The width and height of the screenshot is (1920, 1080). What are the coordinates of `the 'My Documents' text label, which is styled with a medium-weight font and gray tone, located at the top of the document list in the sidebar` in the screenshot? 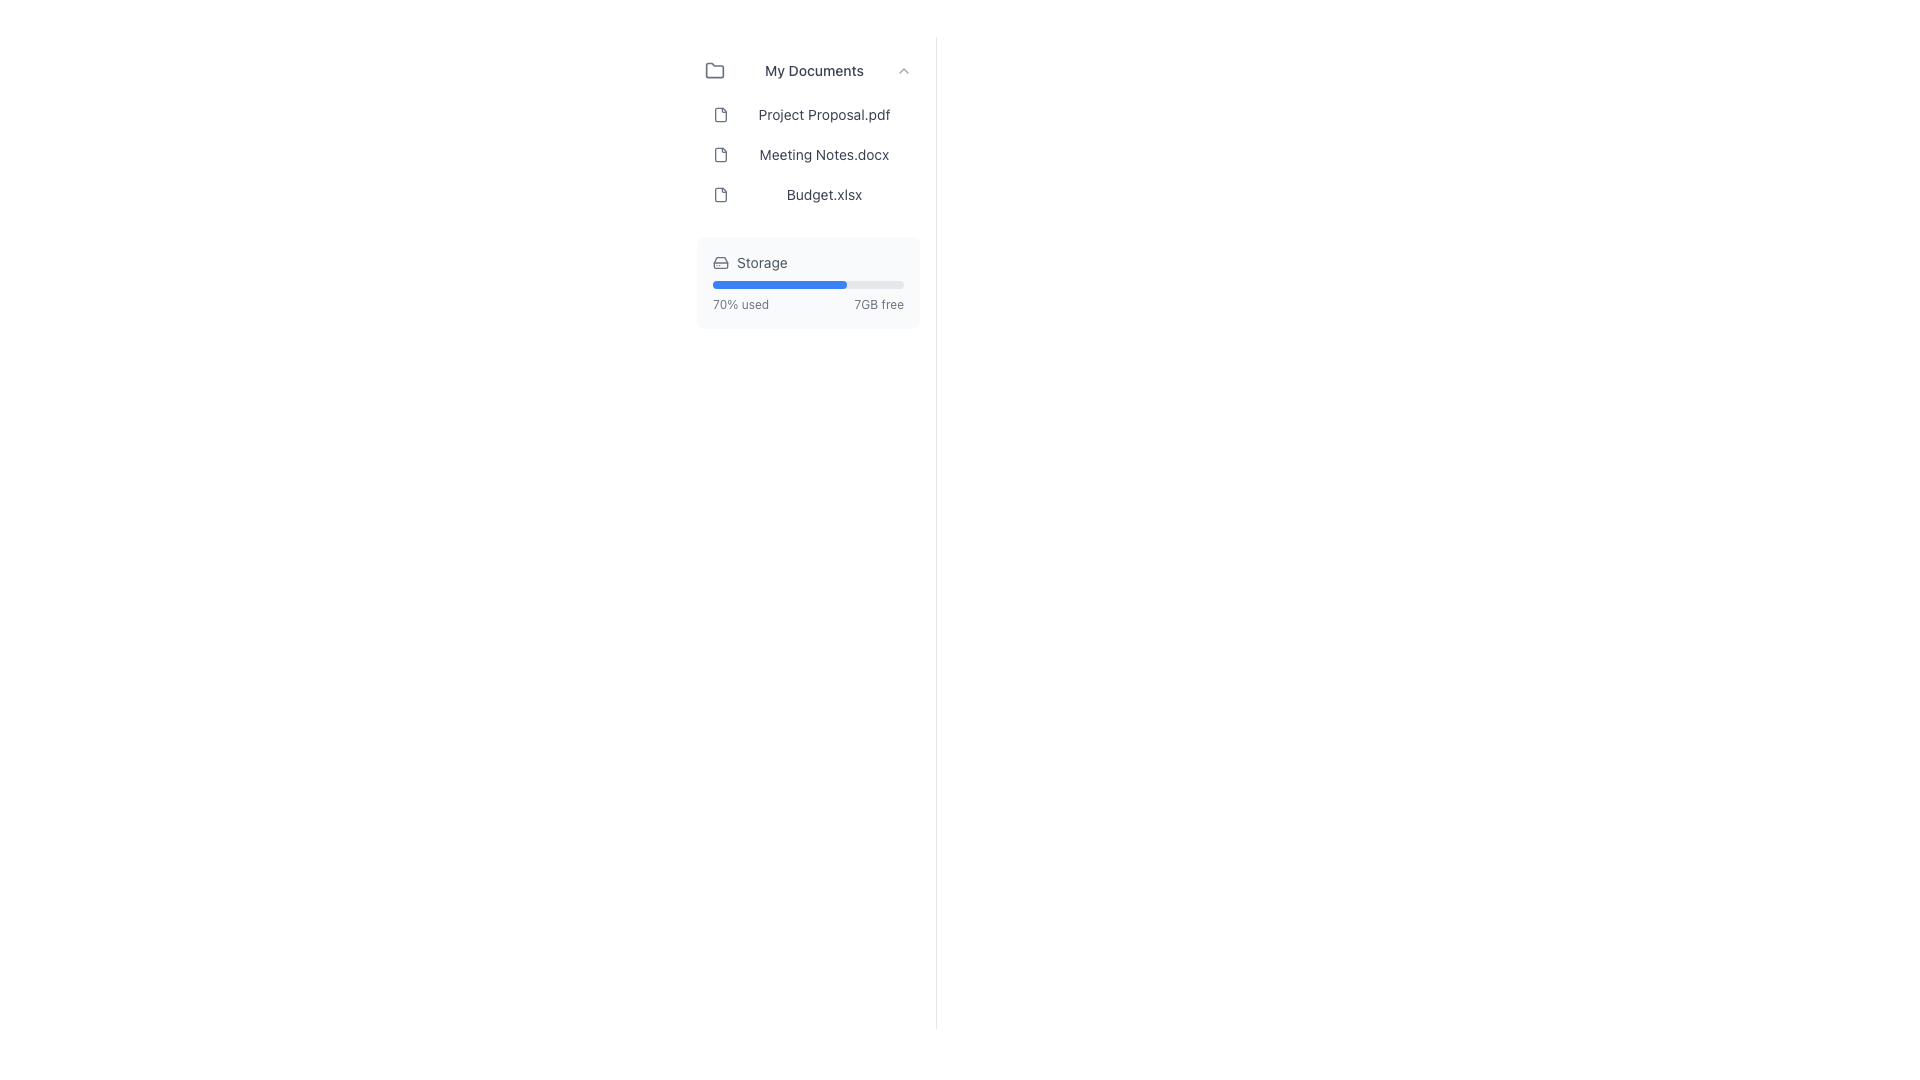 It's located at (814, 69).